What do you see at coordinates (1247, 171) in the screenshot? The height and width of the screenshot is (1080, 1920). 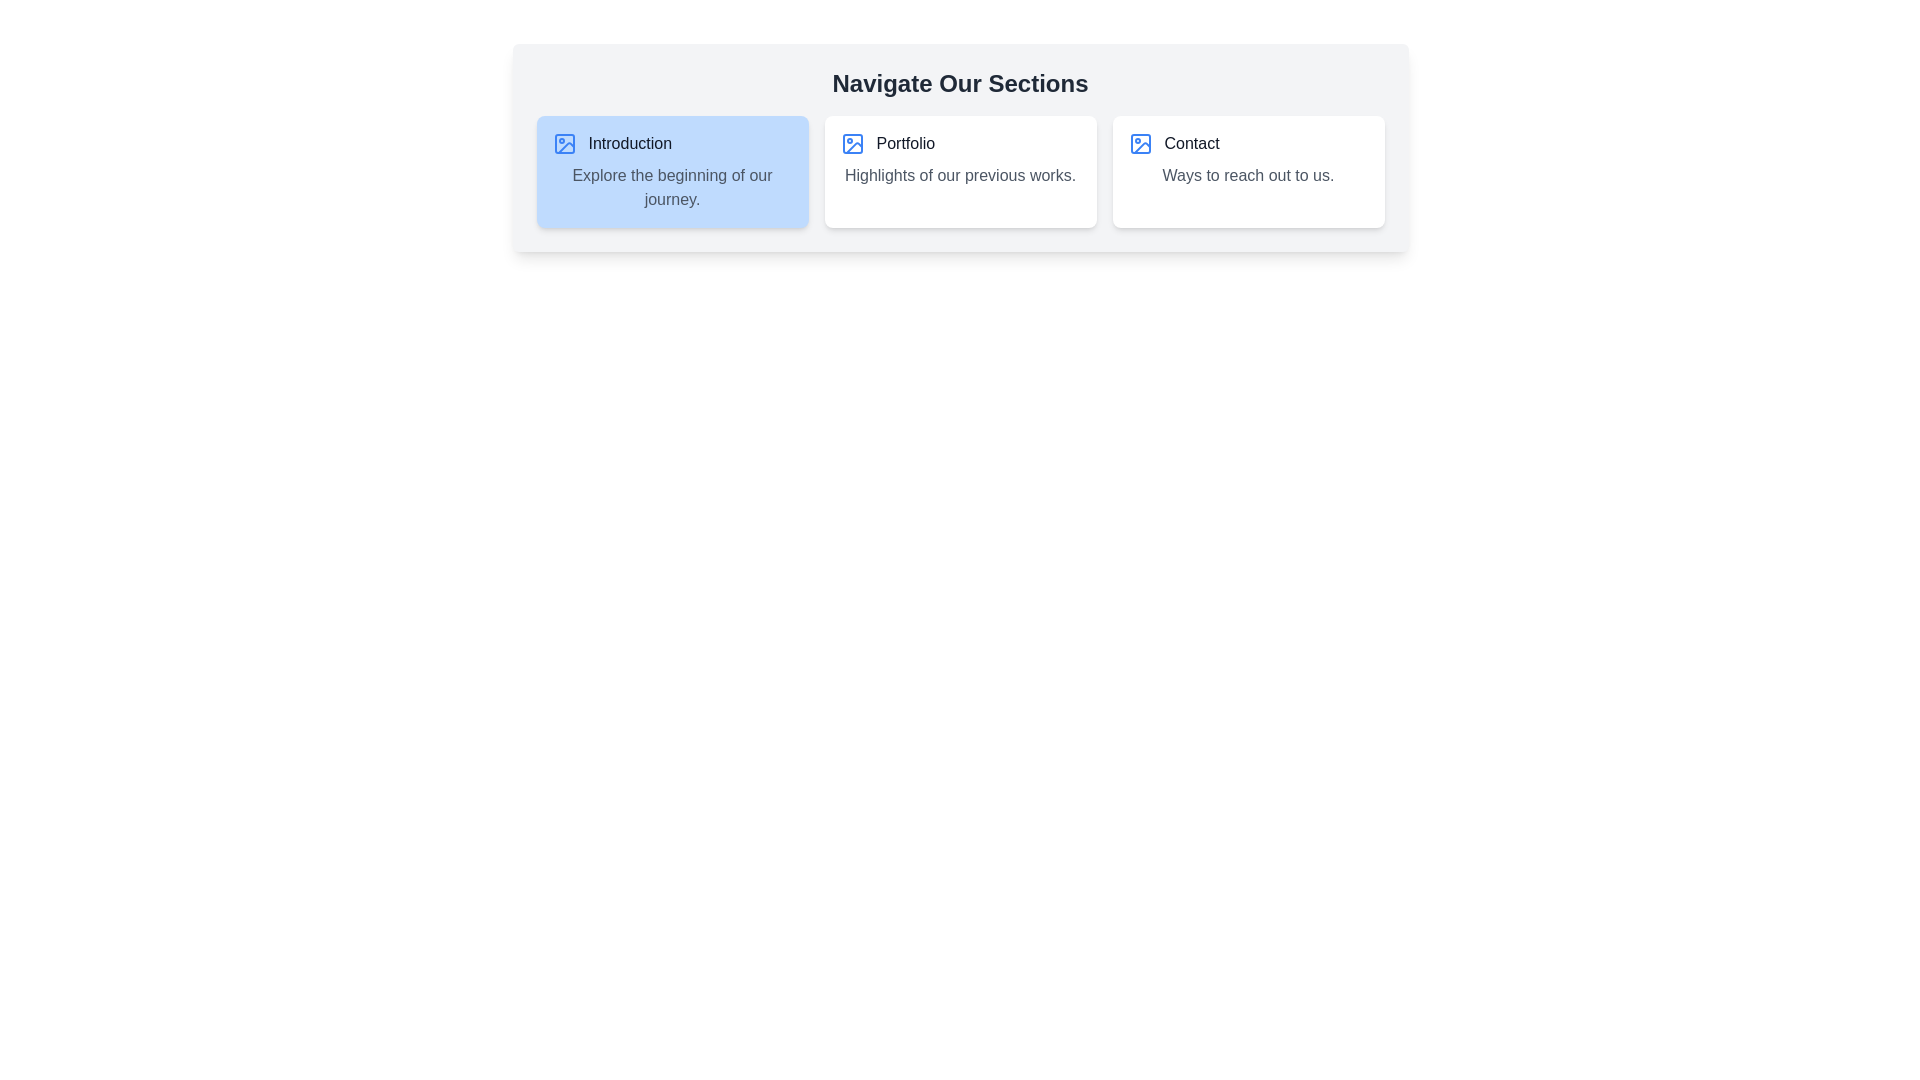 I see `the third card titled 'Contact' in the 'Navigate Our Sections' group, which features a blue icon and white background` at bounding box center [1247, 171].